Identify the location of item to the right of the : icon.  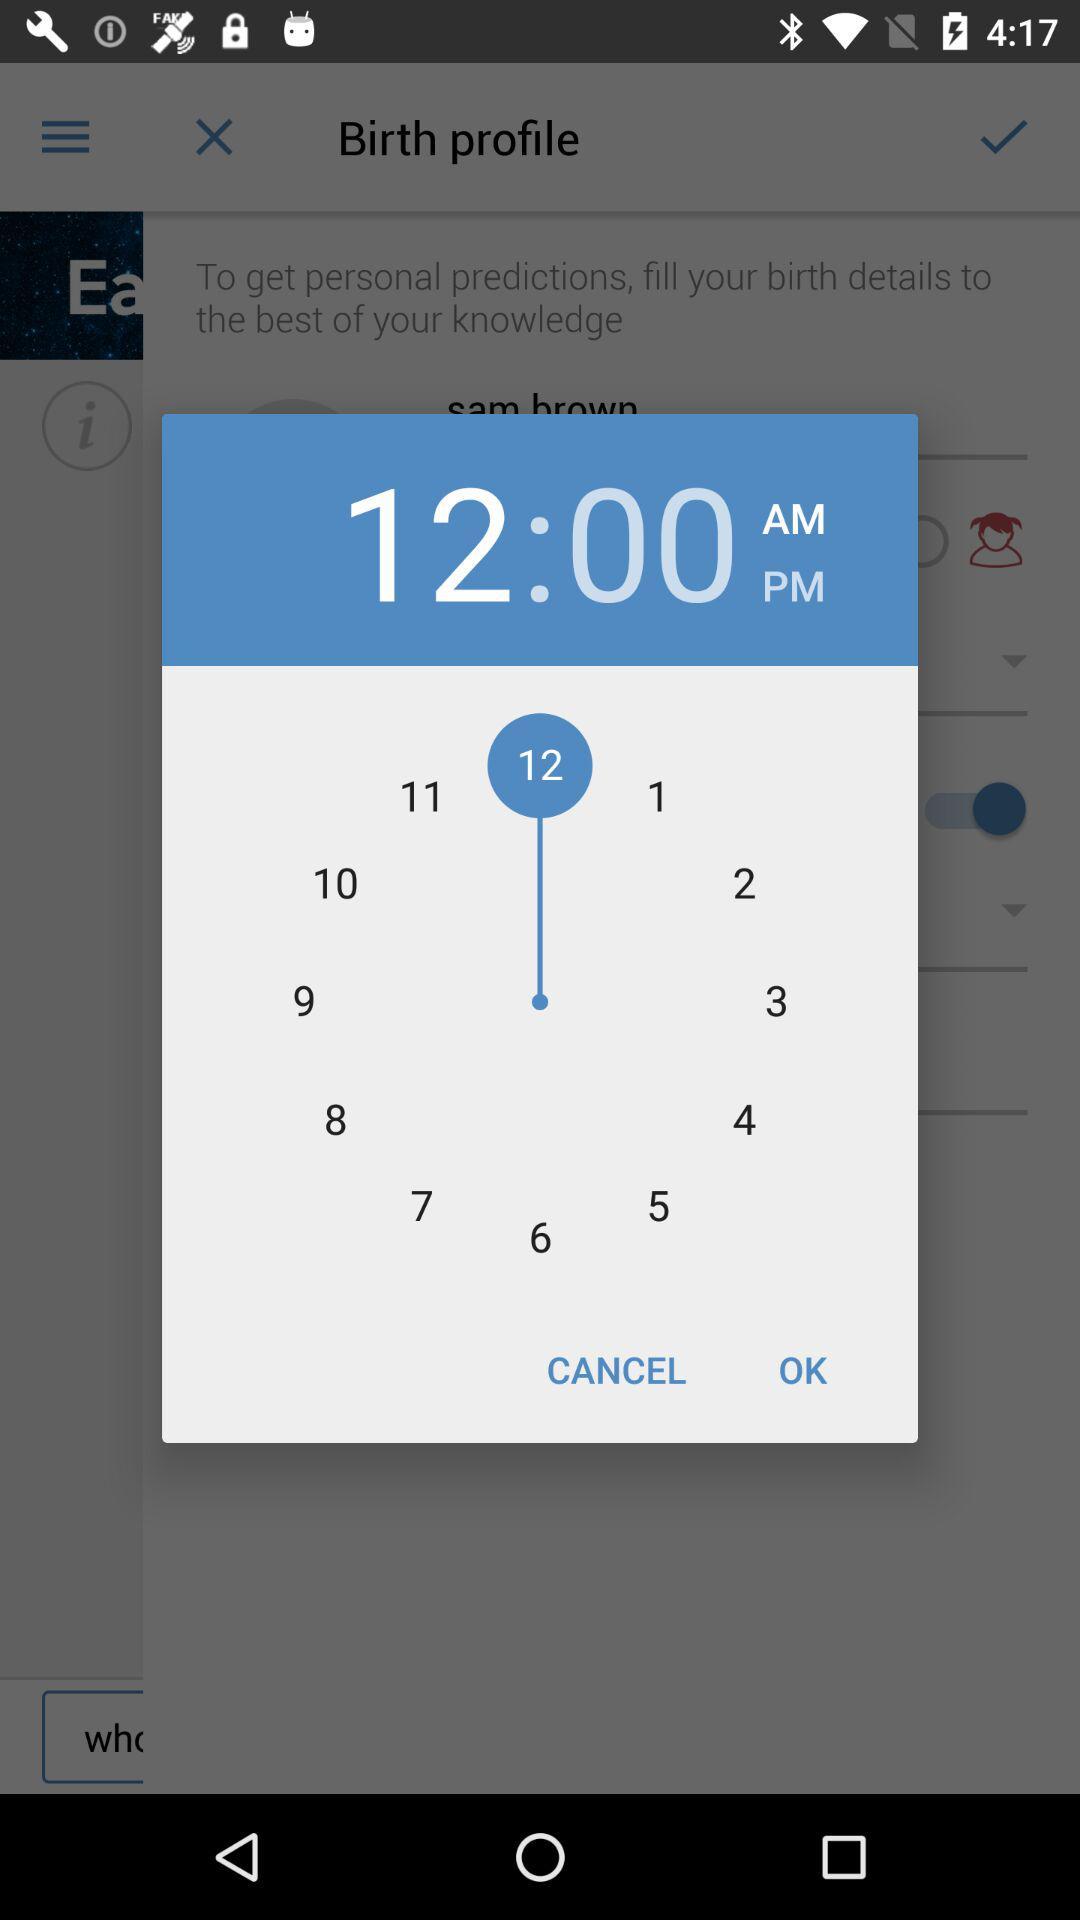
(652, 539).